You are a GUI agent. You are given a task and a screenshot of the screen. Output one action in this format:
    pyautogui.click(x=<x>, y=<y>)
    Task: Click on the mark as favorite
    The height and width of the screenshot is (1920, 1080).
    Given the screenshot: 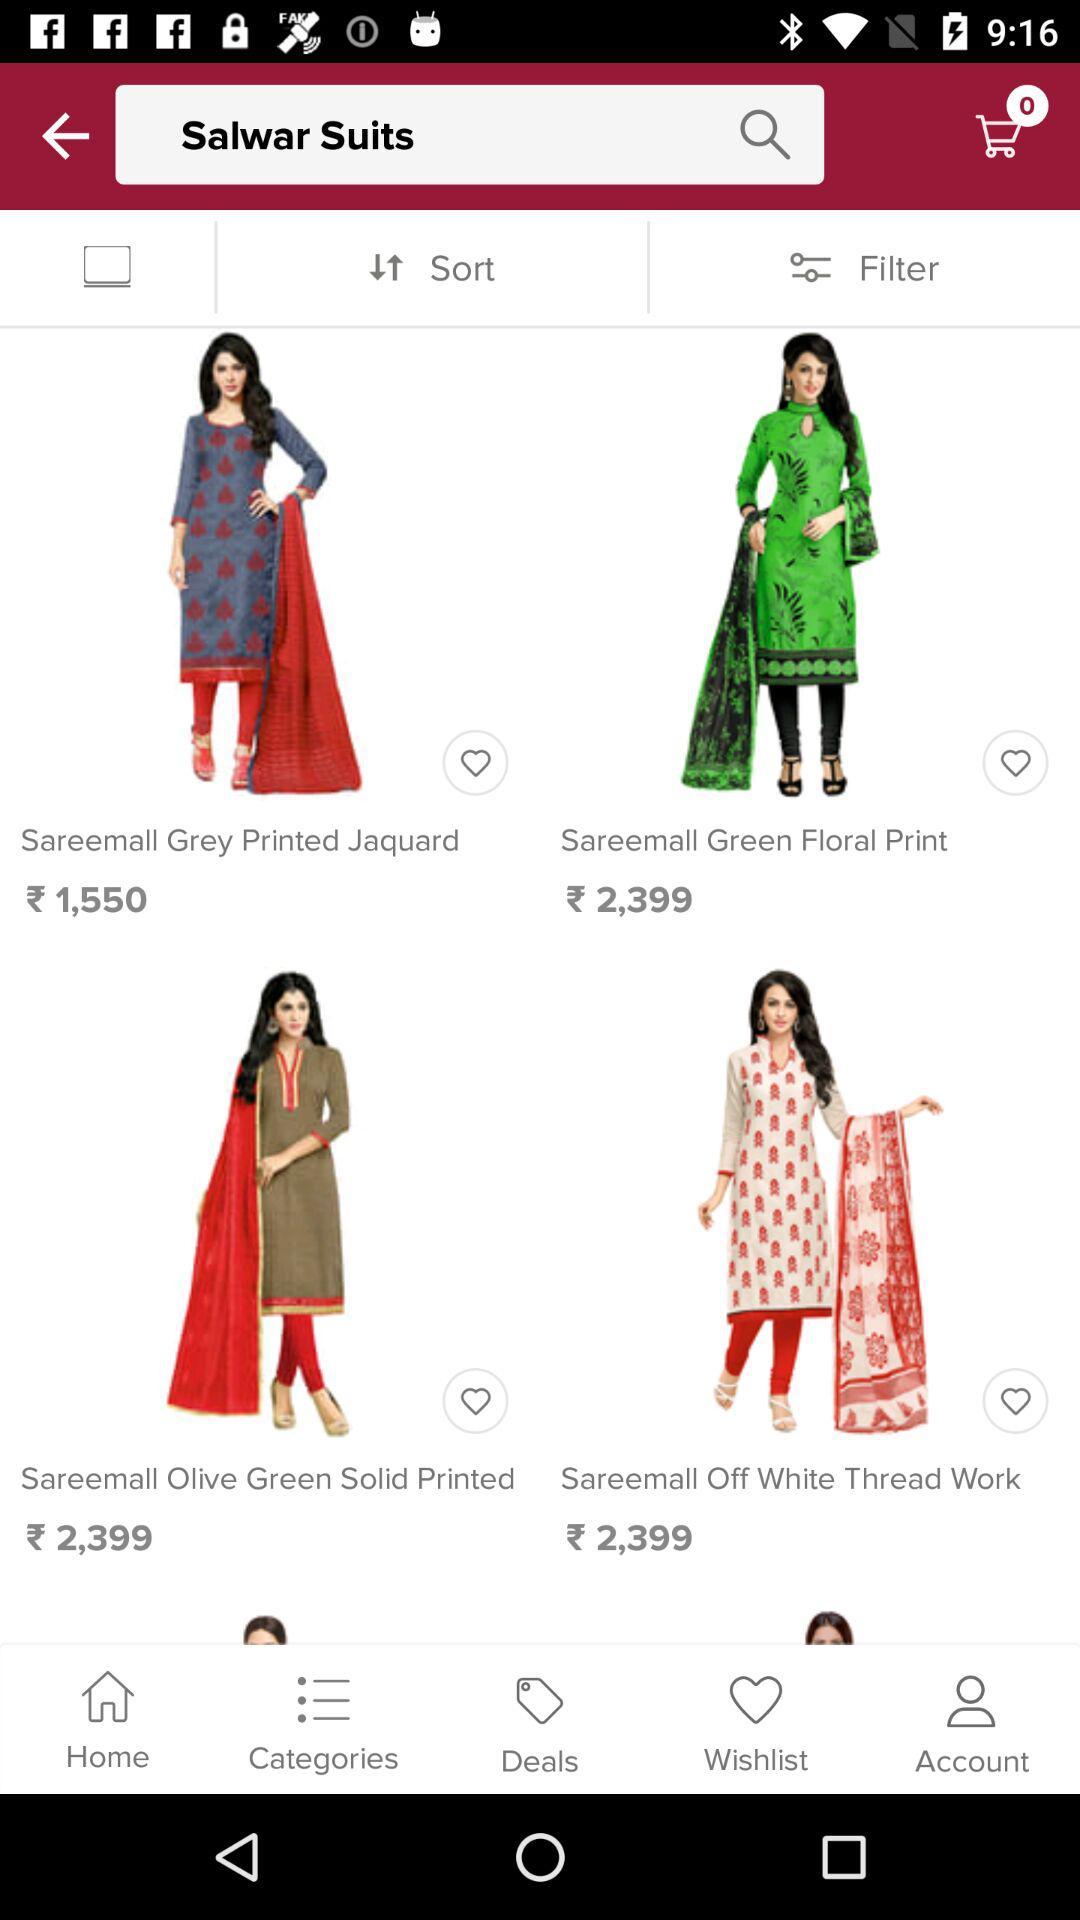 What is the action you would take?
    pyautogui.click(x=475, y=761)
    